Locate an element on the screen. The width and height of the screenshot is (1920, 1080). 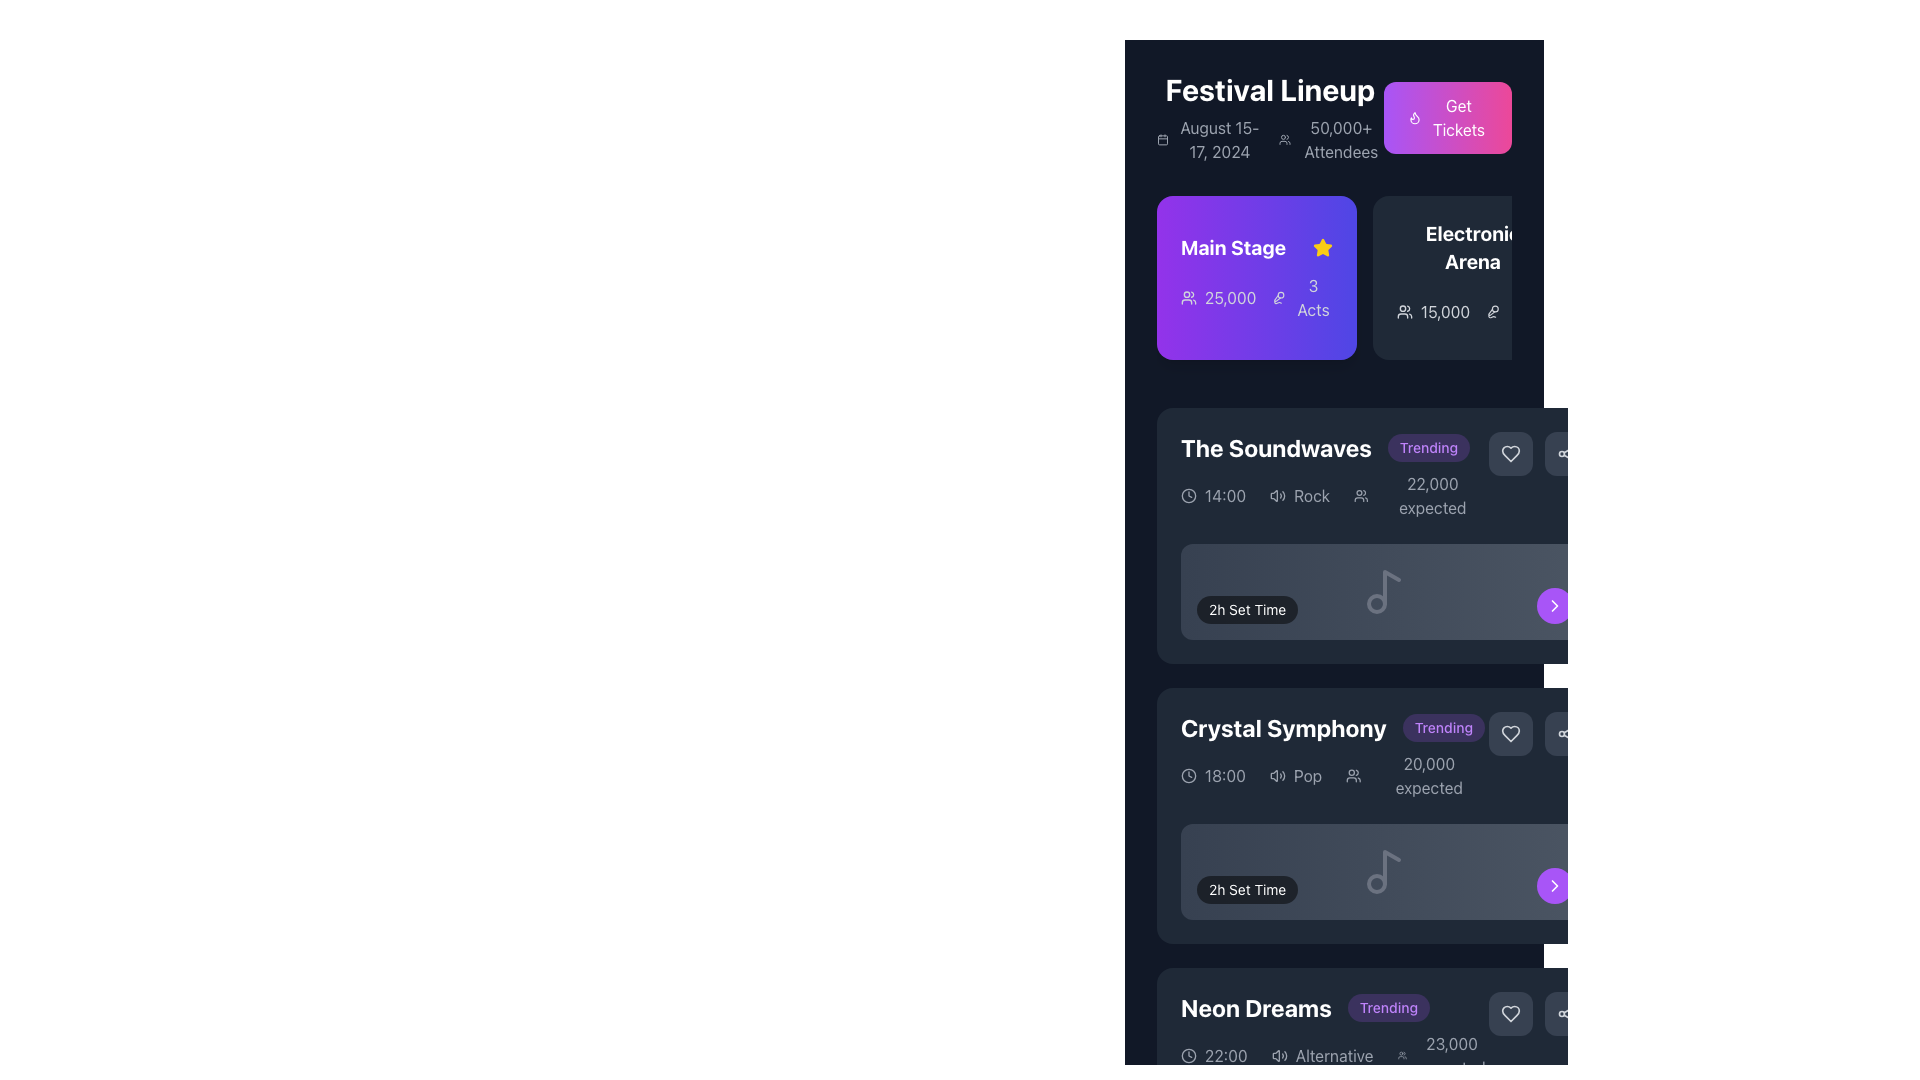
the text displaying the name of an event or location, located under the 'Festival Lineup' section in the first row of event cards, adjacent to the 'Main Stage' card is located at coordinates (1473, 246).